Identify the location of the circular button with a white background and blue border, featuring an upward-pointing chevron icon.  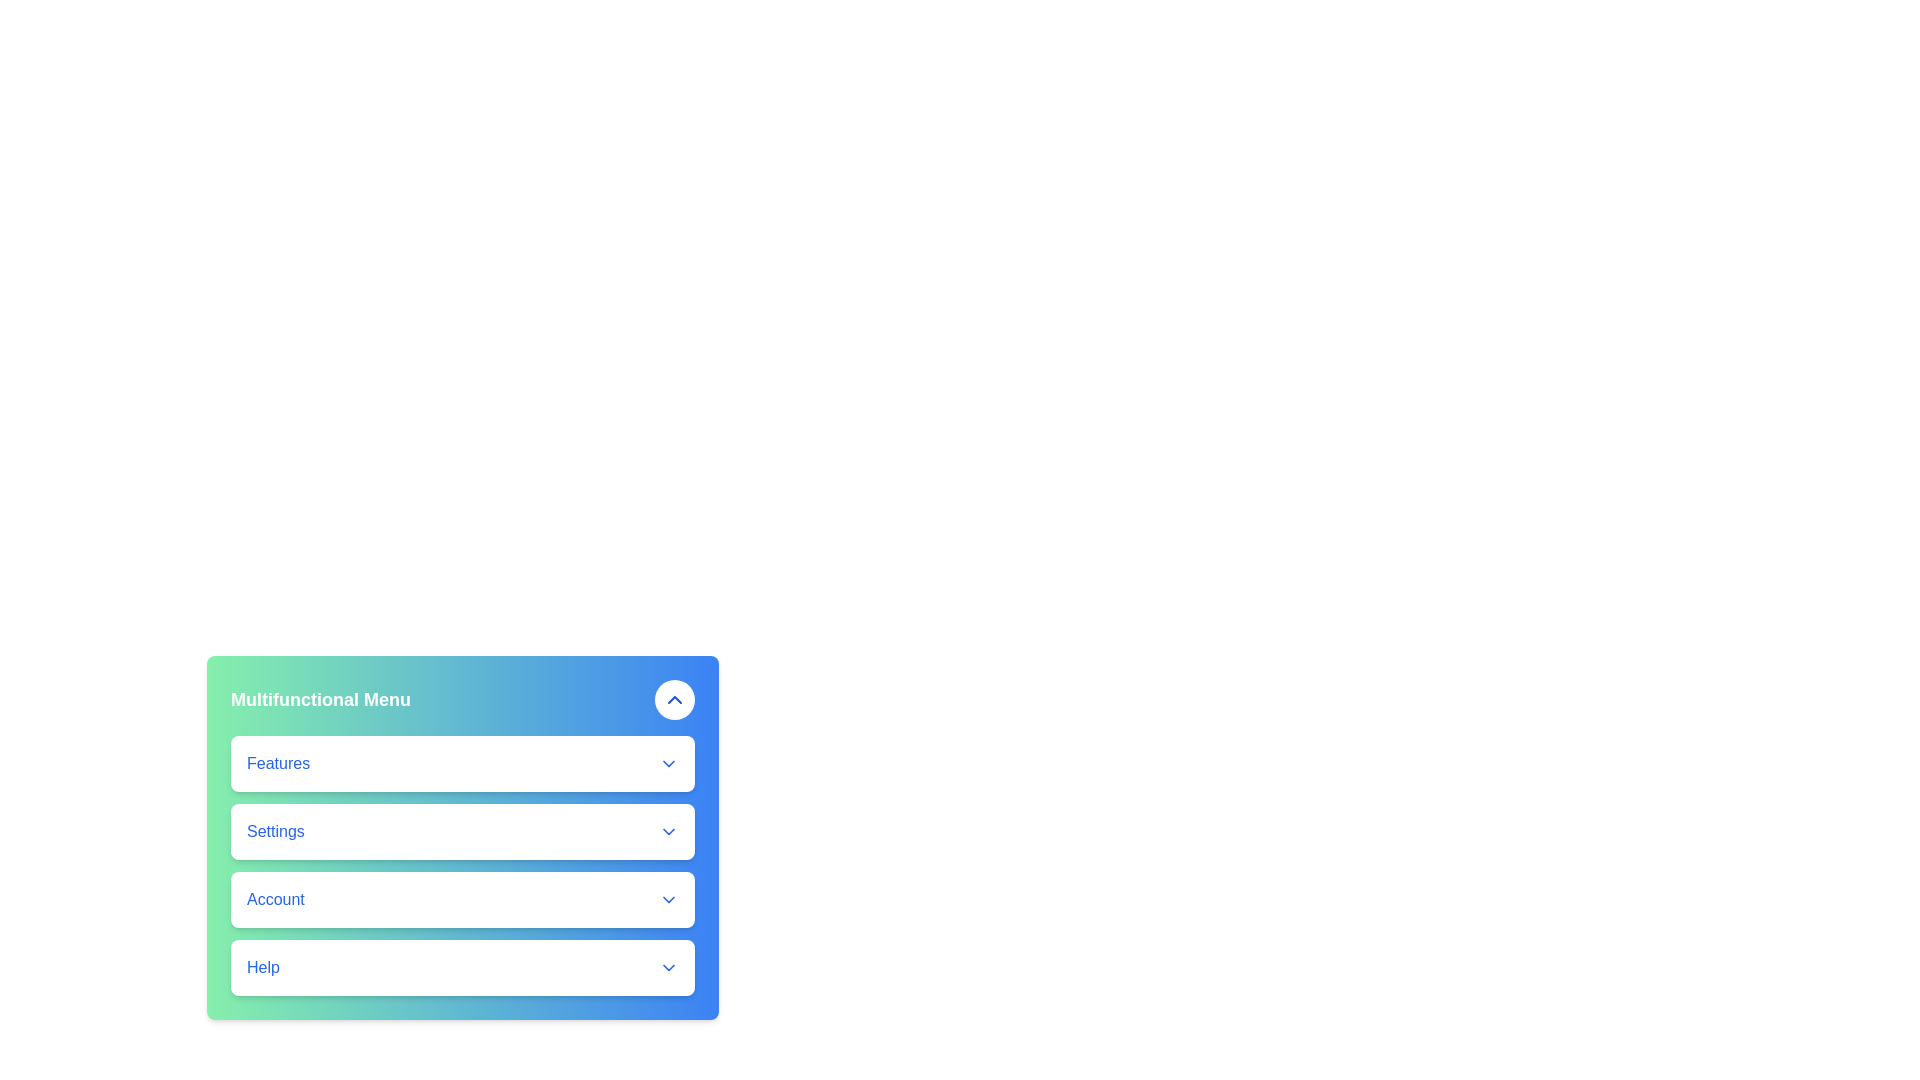
(675, 698).